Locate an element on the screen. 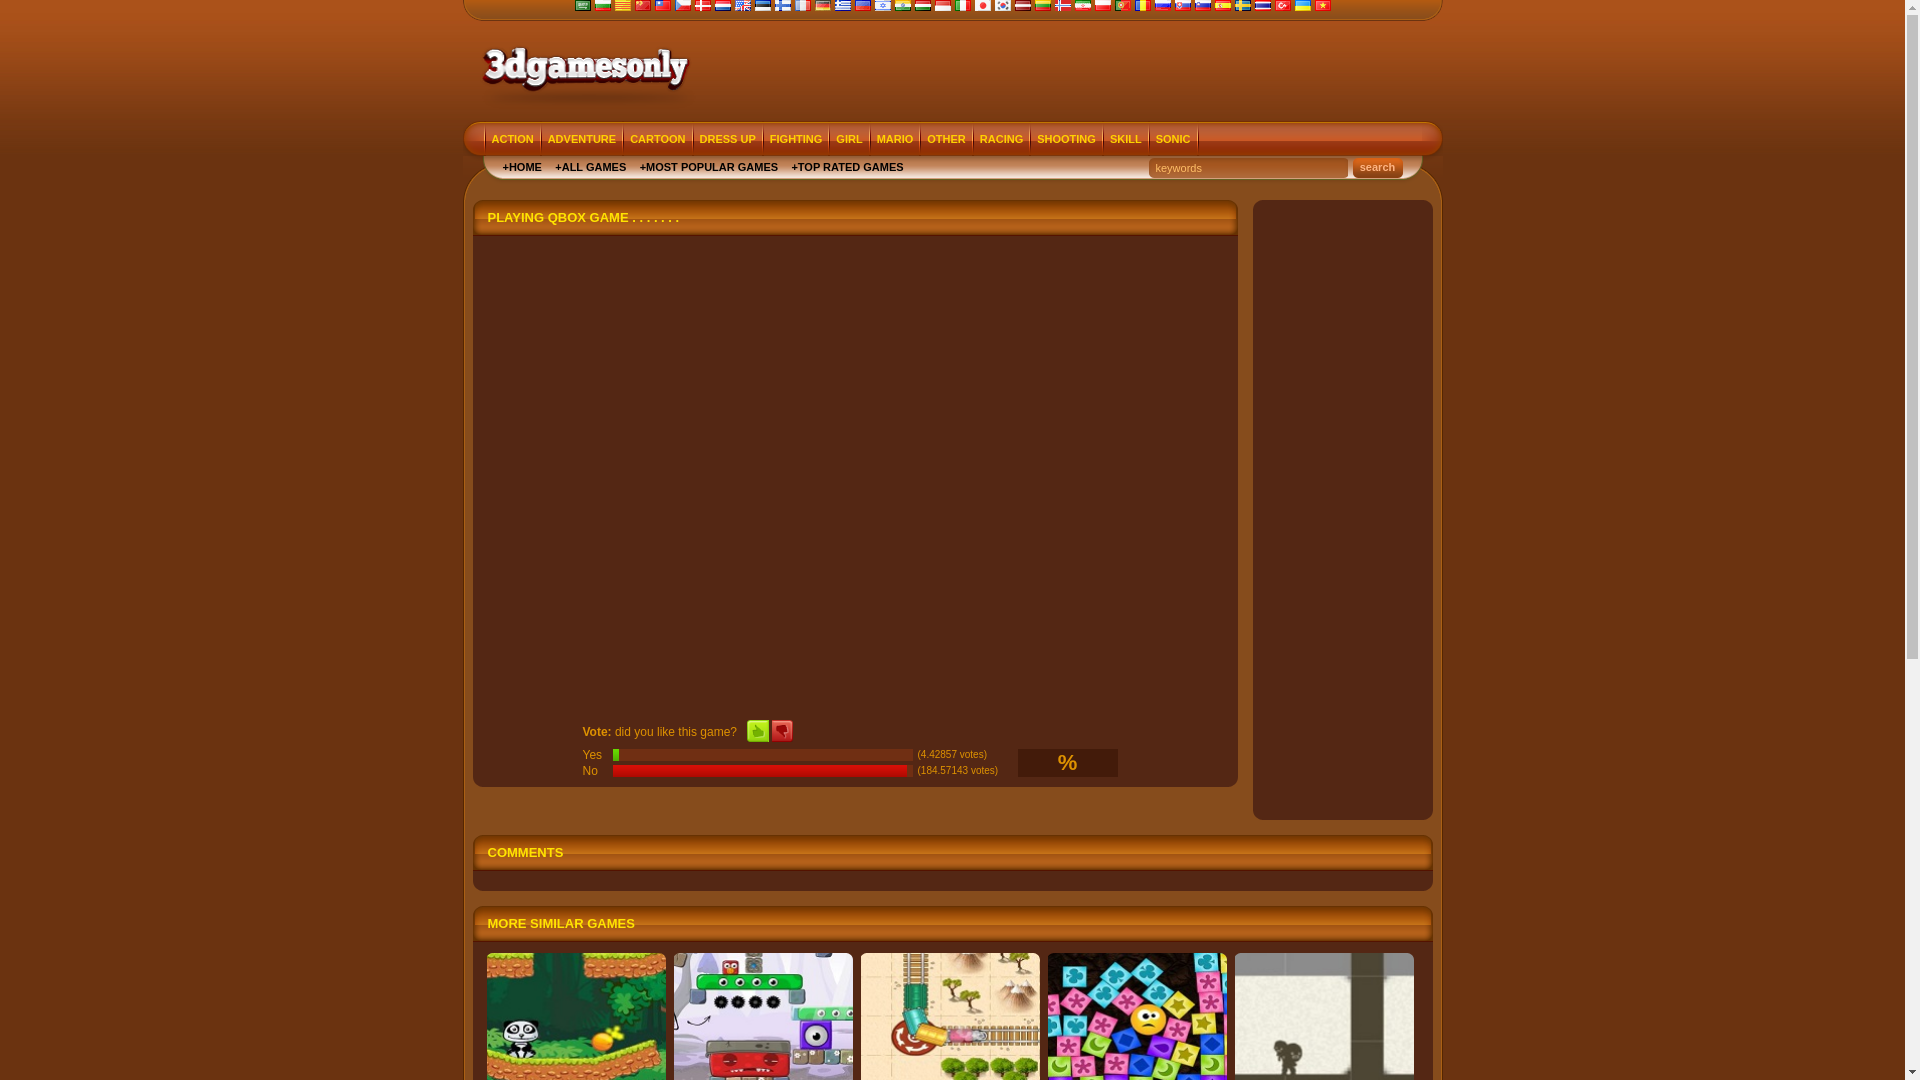  'FIGHTING' is located at coordinates (795, 138).